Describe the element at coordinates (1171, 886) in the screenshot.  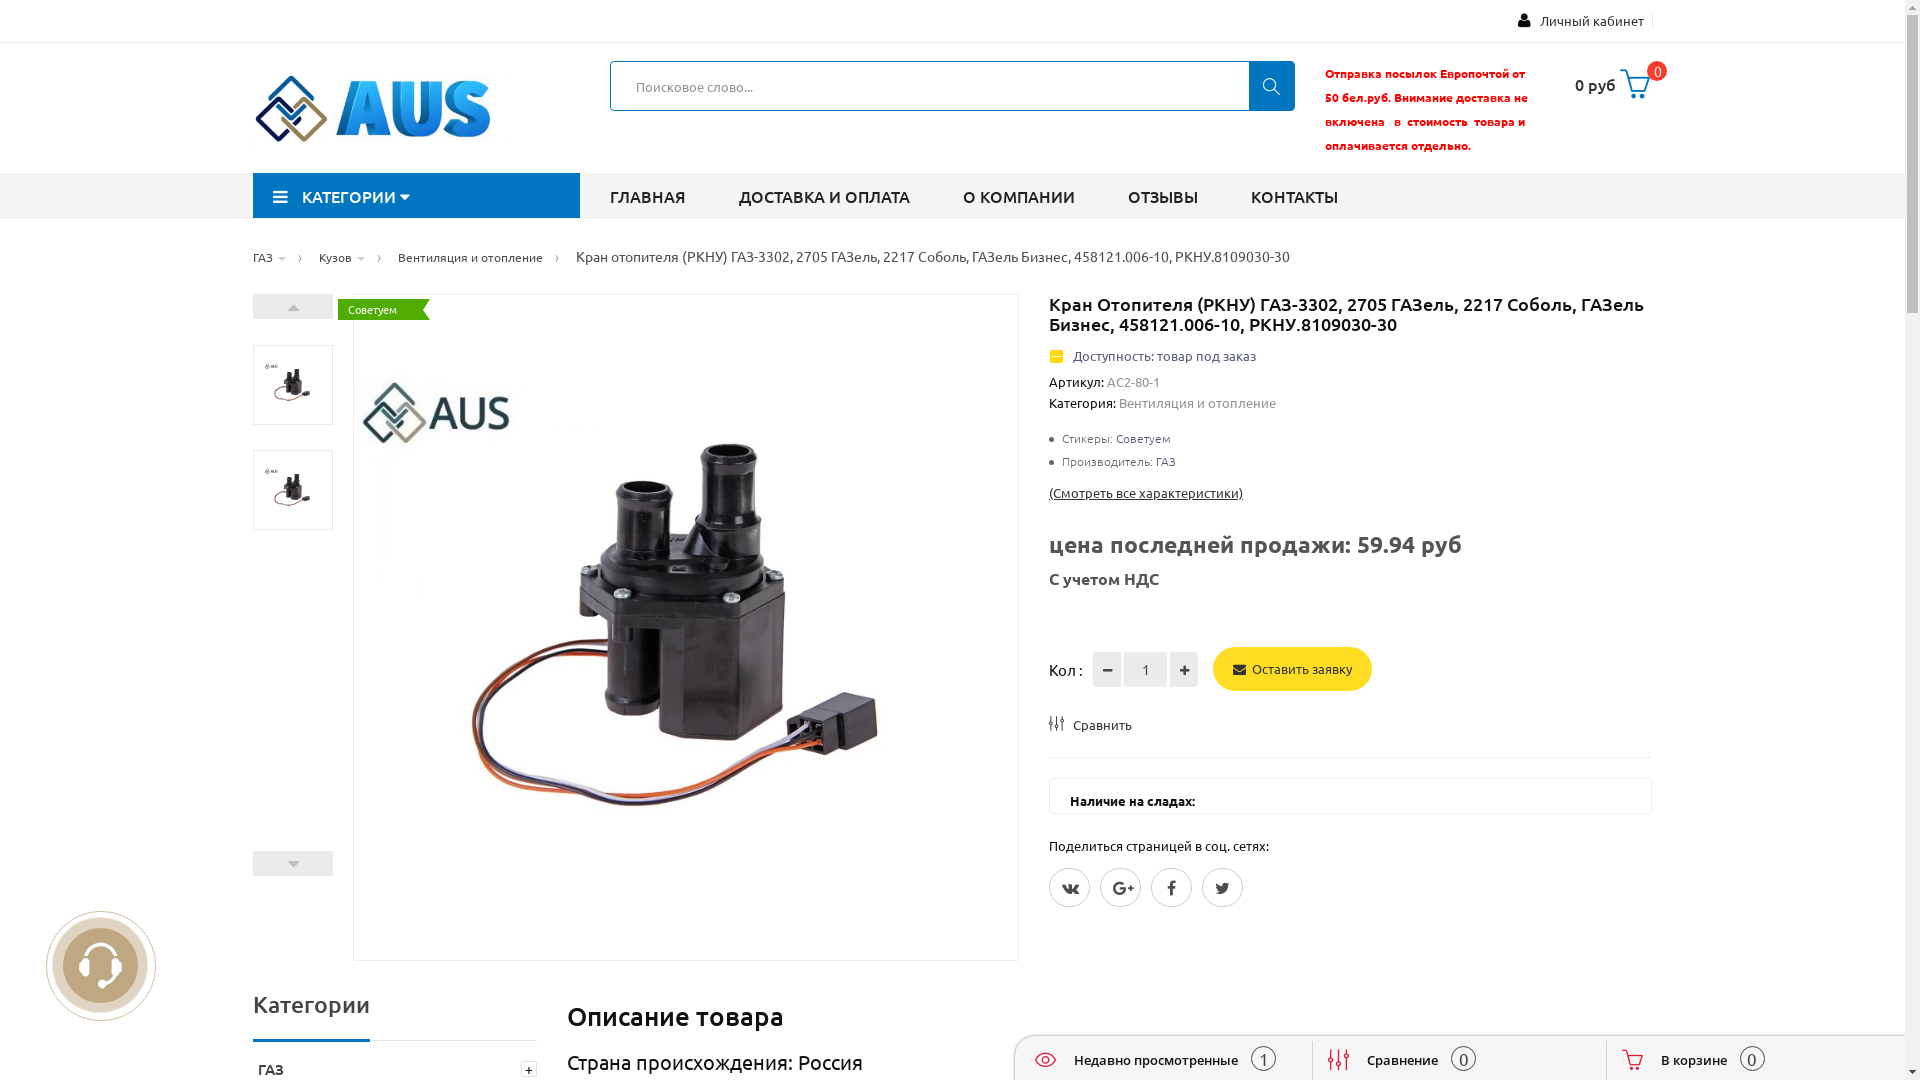
I see `'Facebook'` at that location.